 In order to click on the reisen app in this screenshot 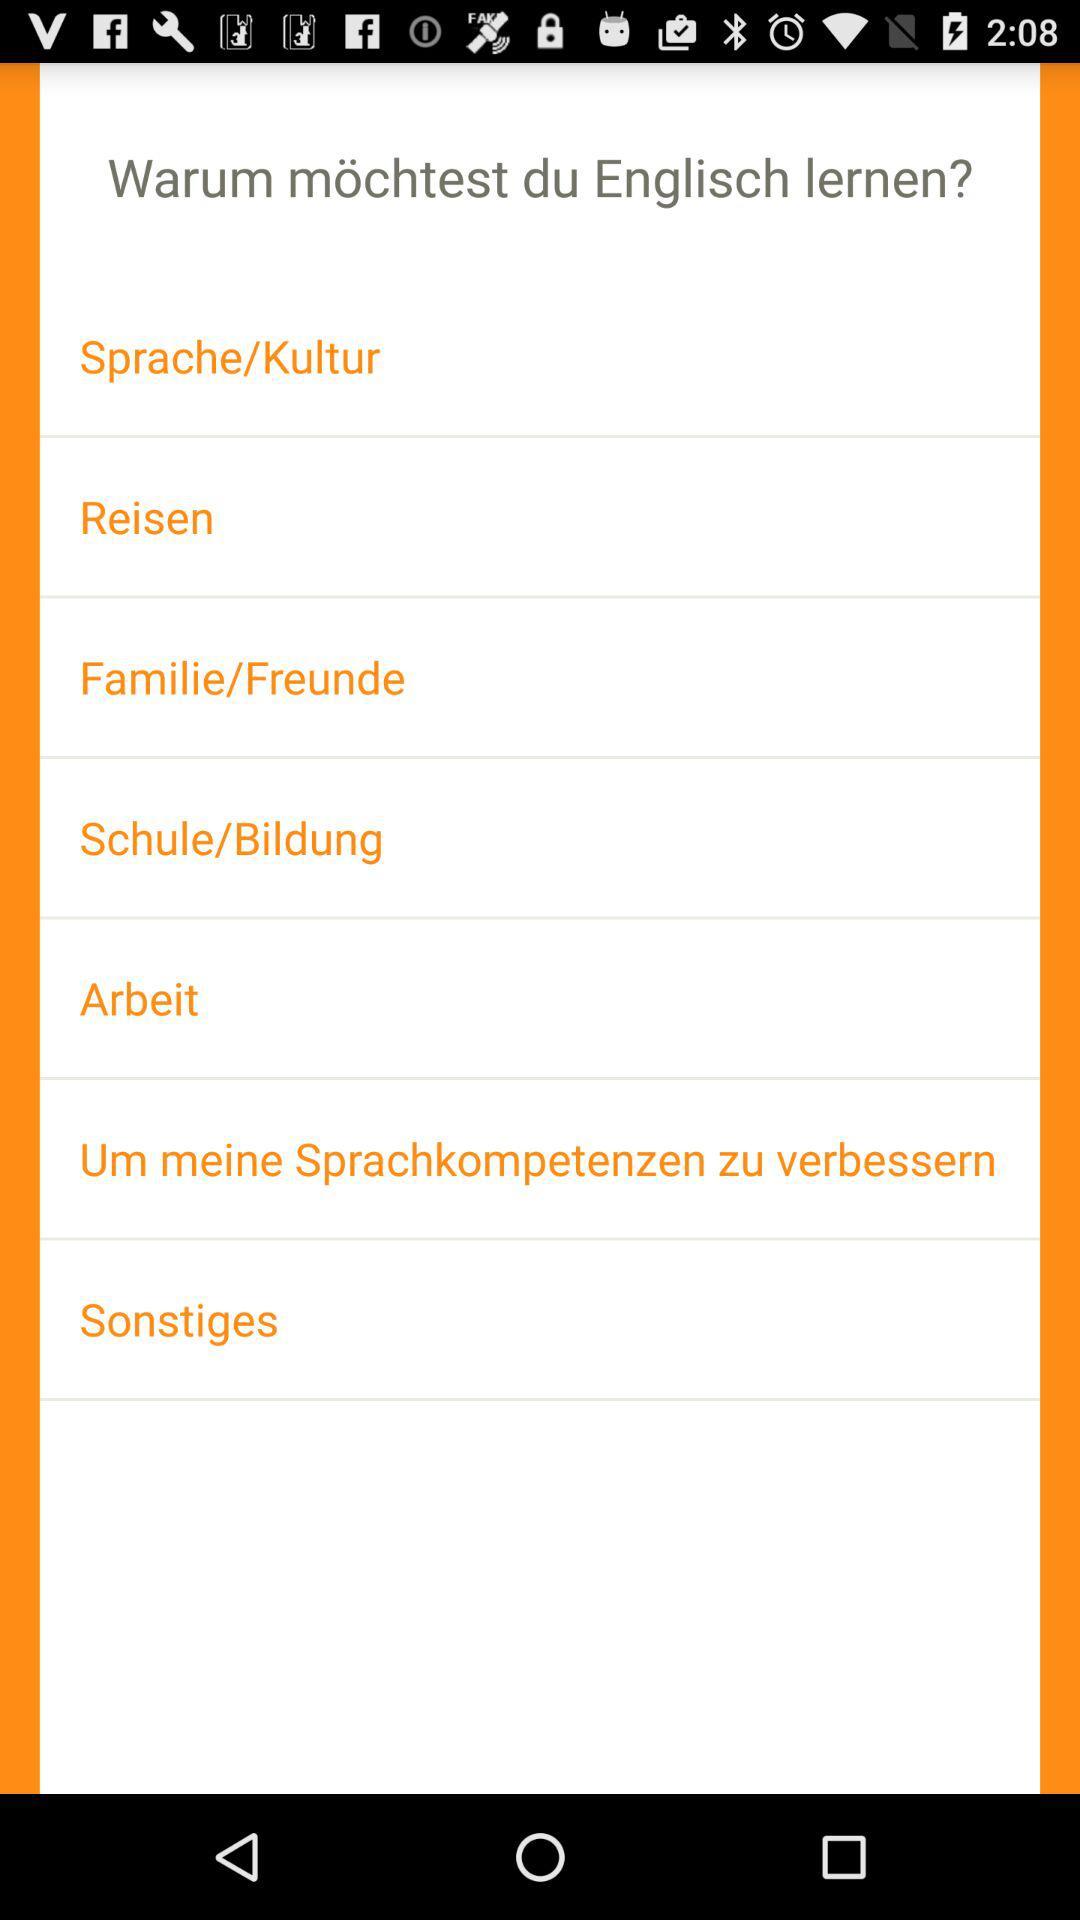, I will do `click(540, 516)`.